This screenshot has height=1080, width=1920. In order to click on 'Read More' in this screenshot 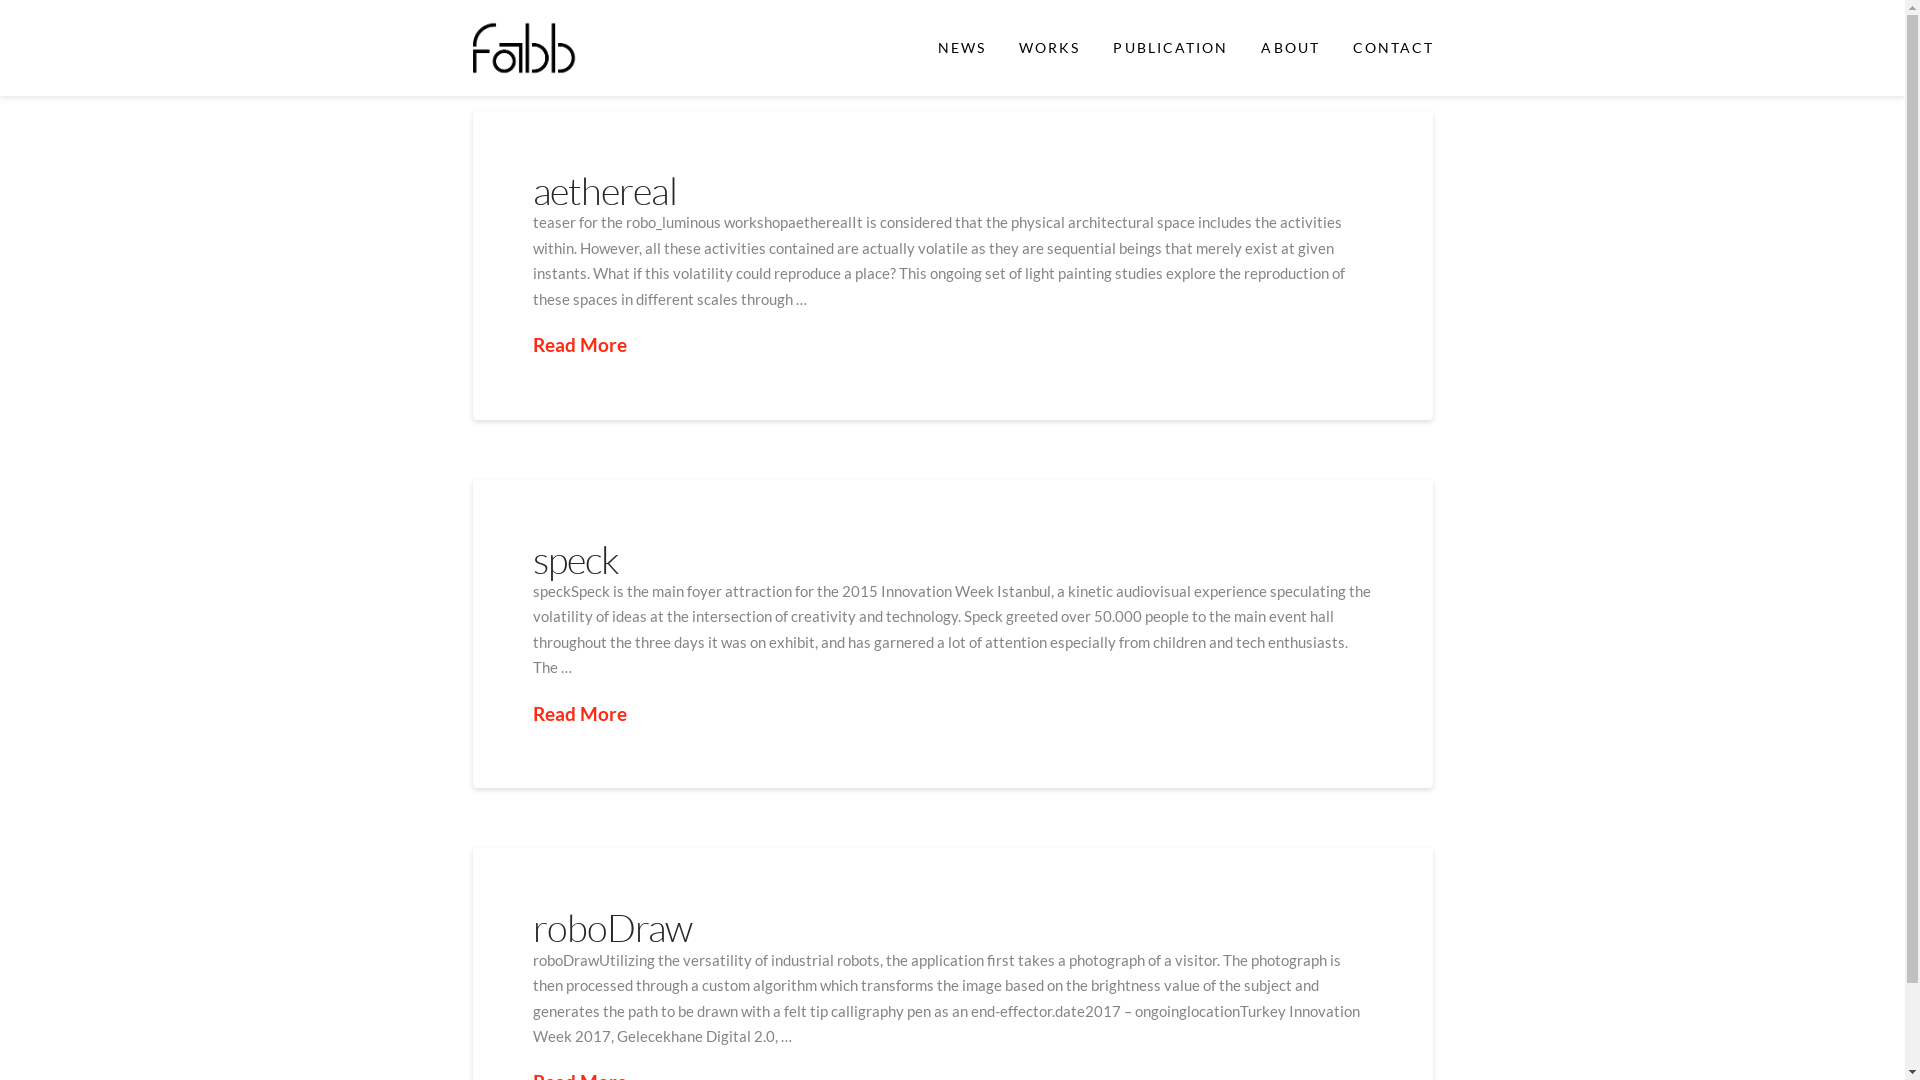, I will do `click(532, 713)`.